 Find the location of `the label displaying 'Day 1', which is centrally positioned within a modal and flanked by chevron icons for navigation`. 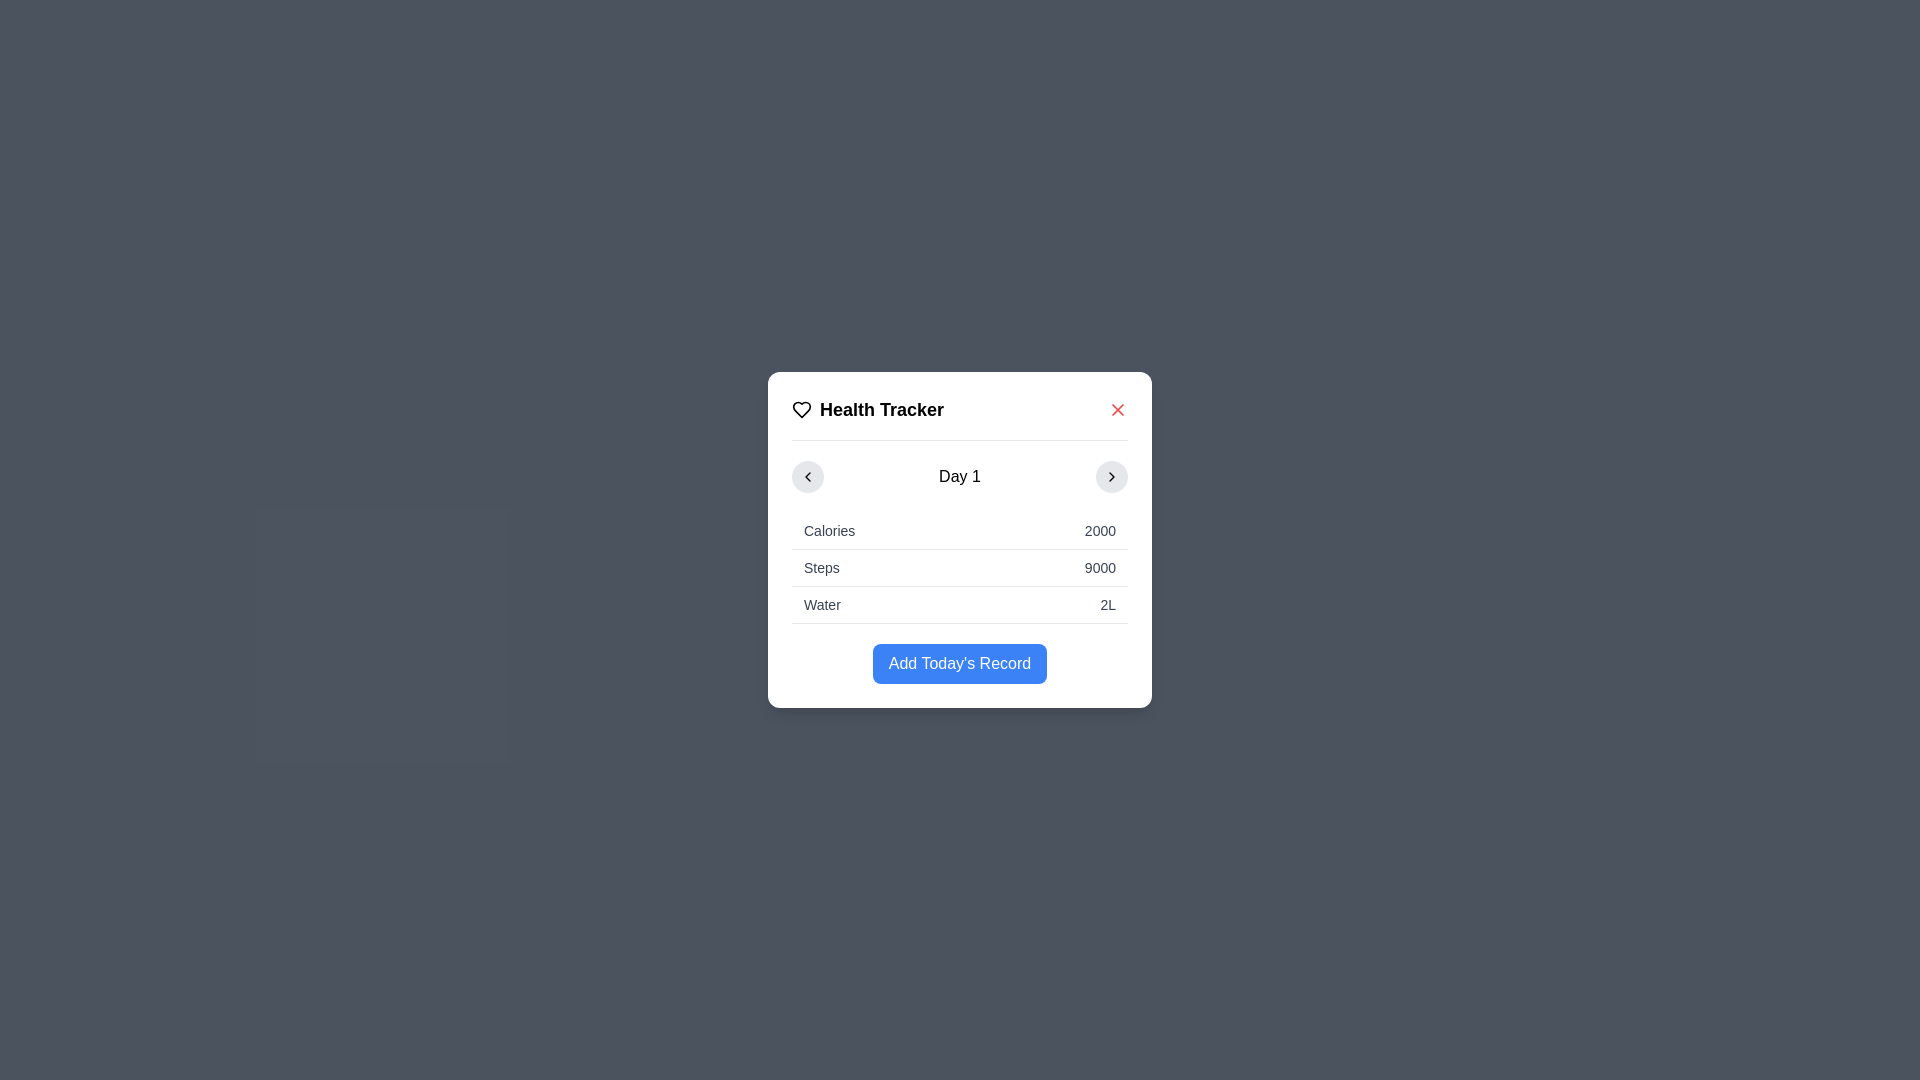

the label displaying 'Day 1', which is centrally positioned within a modal and flanked by chevron icons for navigation is located at coordinates (960, 477).